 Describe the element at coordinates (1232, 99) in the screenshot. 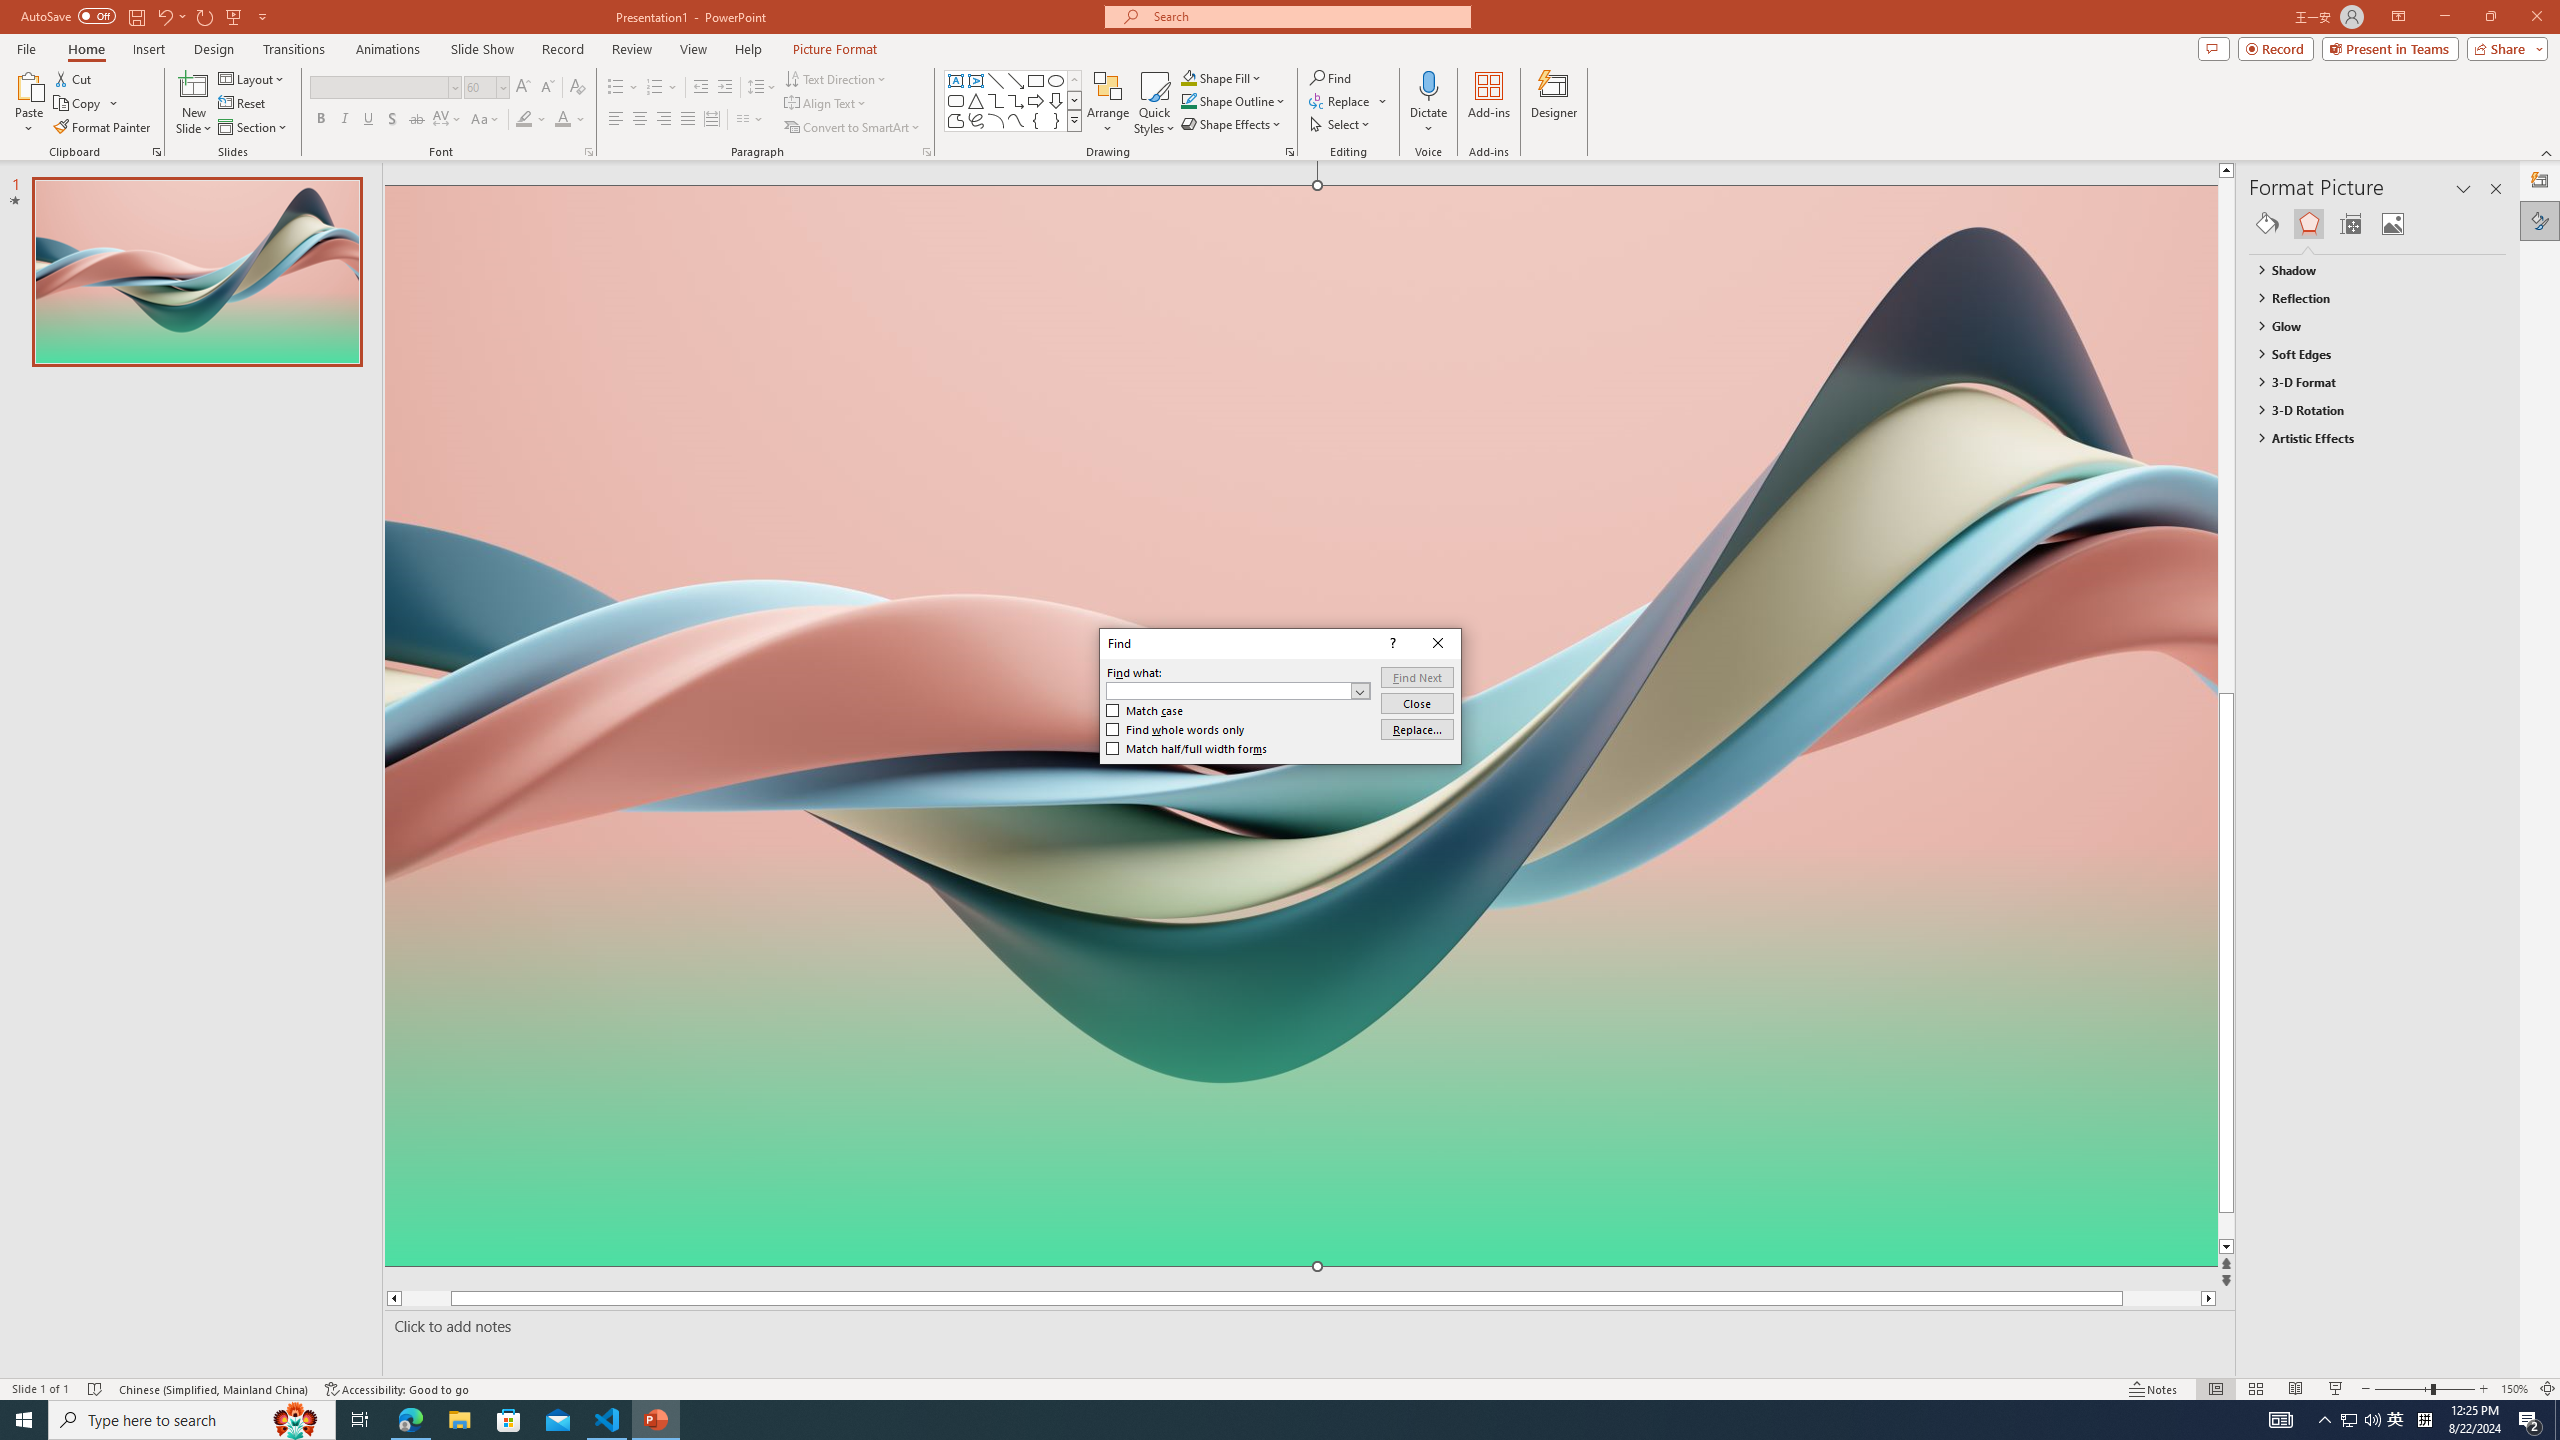

I see `'Shape Outline'` at that location.